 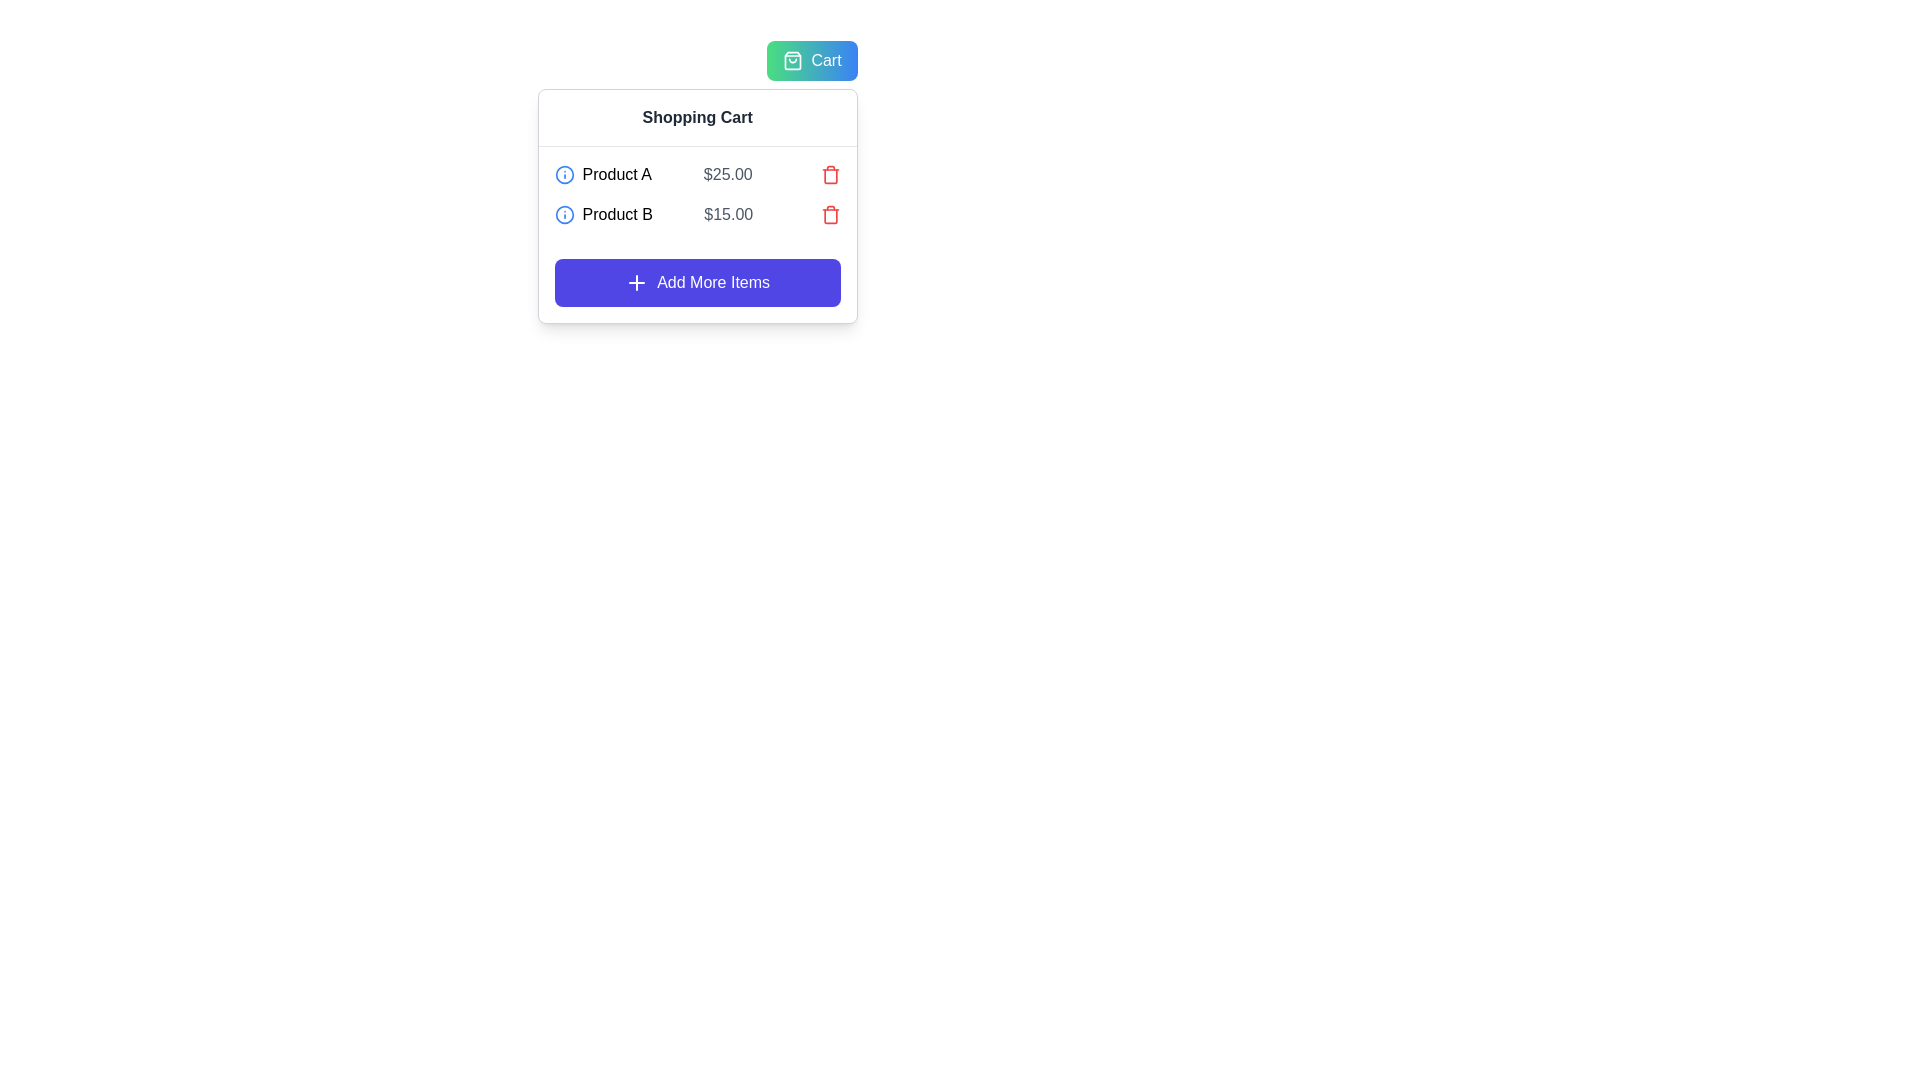 What do you see at coordinates (727, 215) in the screenshot?
I see `the text label displaying the price '$15.00' in gray font, located within the 'Product B' row of the shopping cart UI` at bounding box center [727, 215].